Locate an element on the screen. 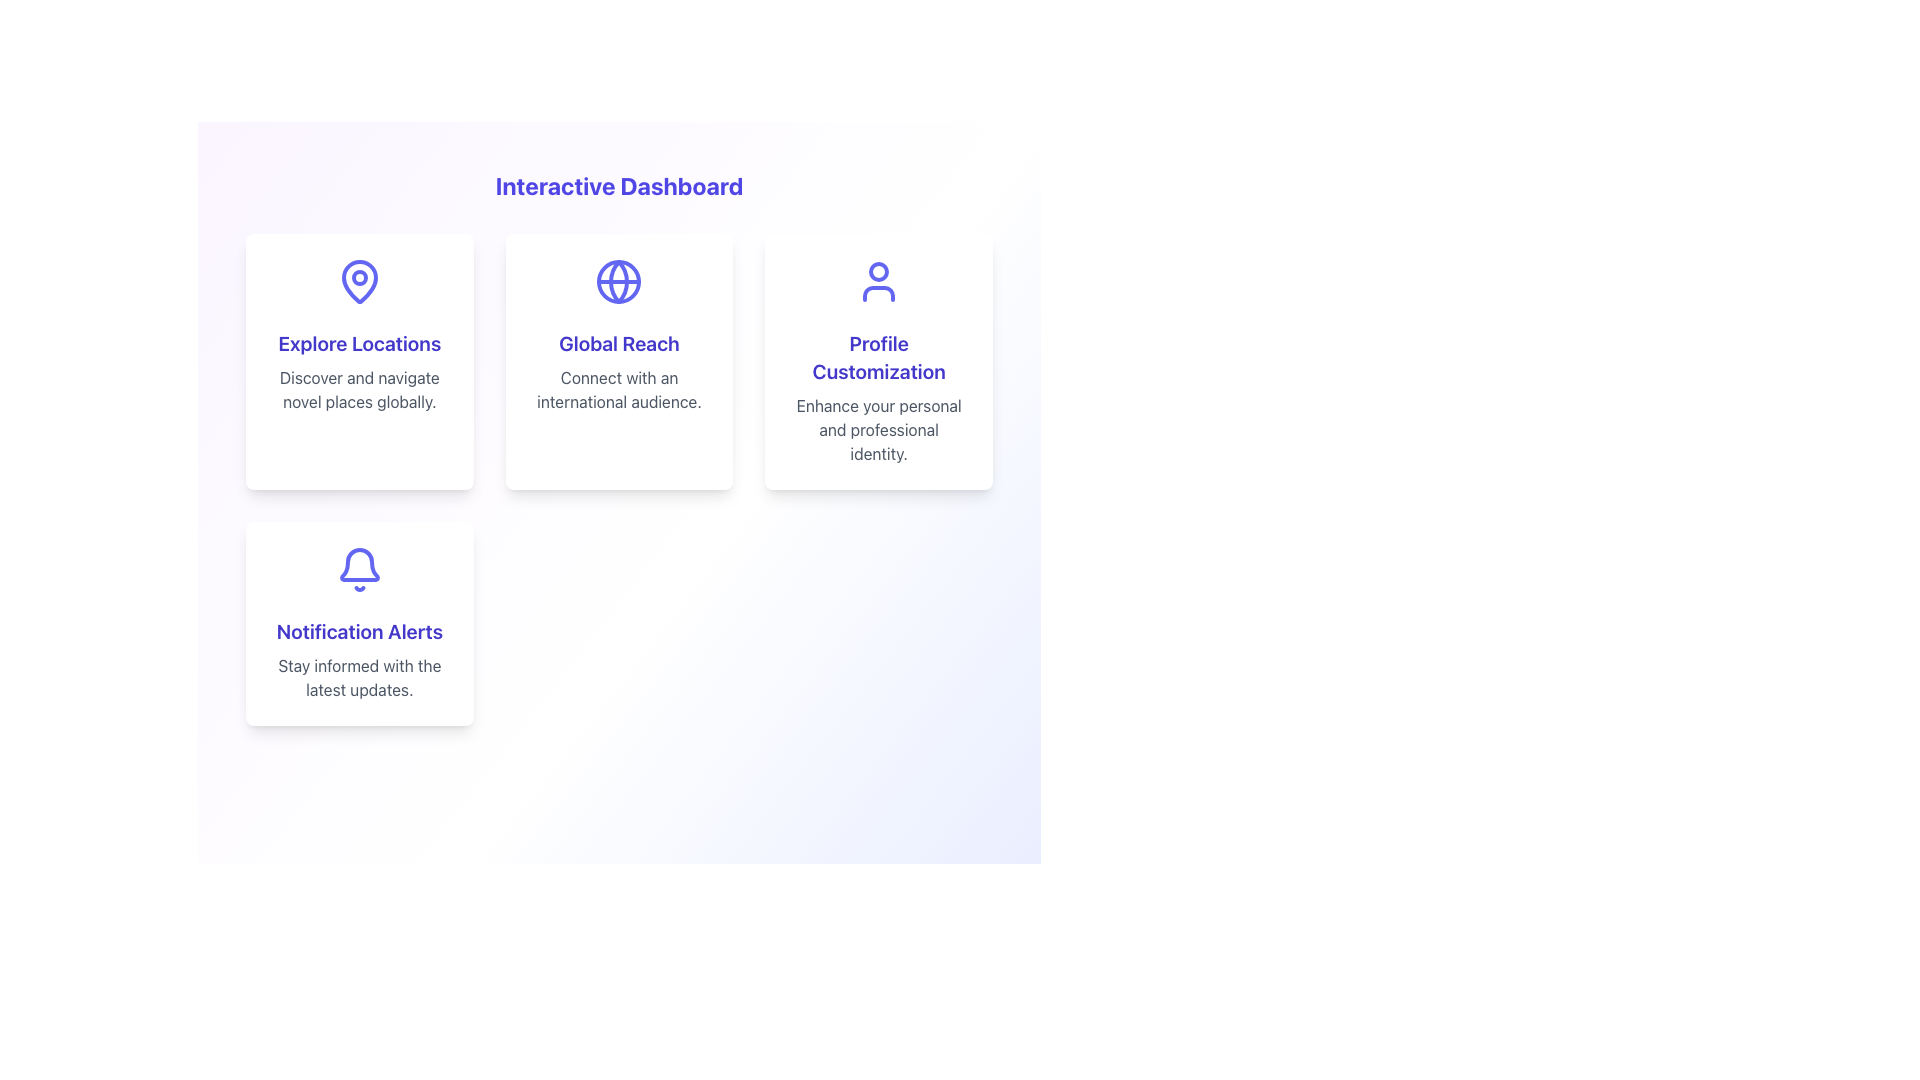 The height and width of the screenshot is (1080, 1920). the notification alerts icon located in the top section of the card labeled 'Notification Alerts', positioned below the heading and above the descriptive text is located at coordinates (359, 570).